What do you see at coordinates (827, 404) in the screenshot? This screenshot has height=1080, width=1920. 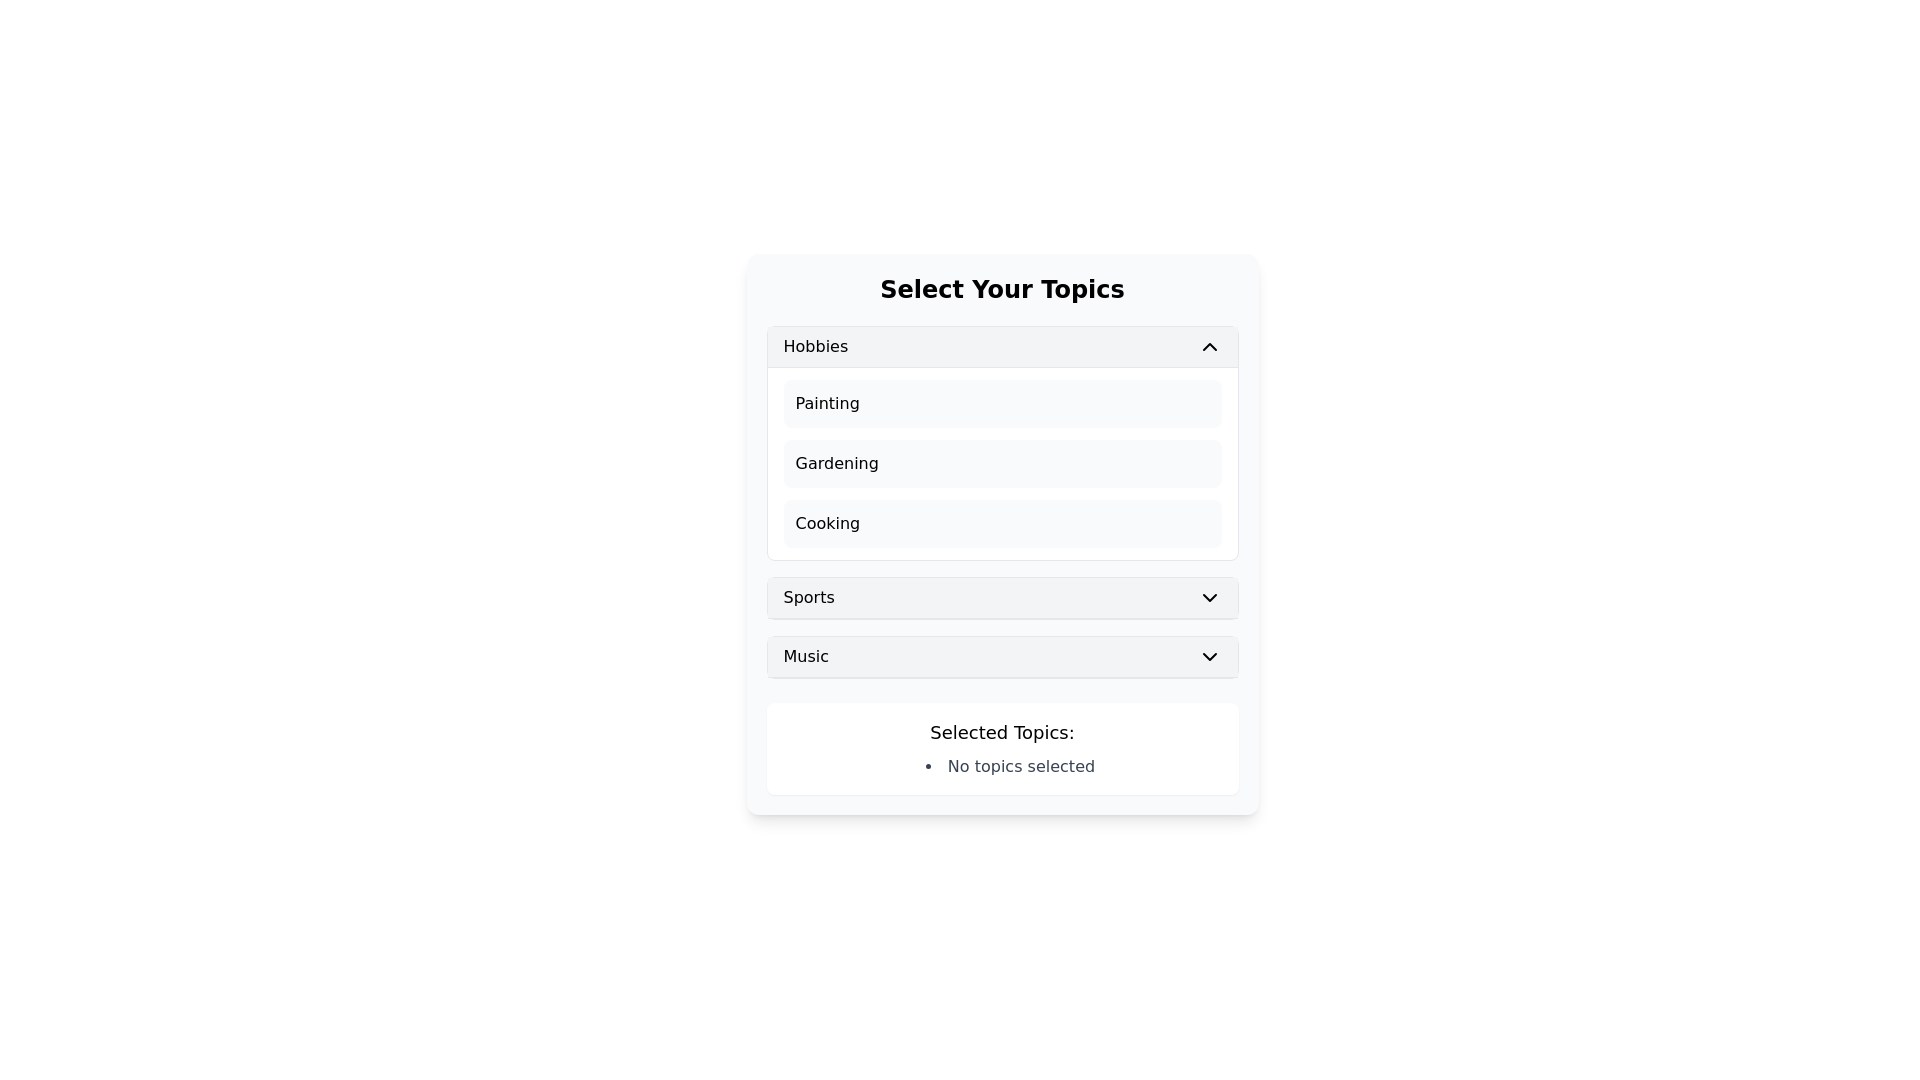 I see `the text label displaying 'Painting' in black font within the 'Hobbies' section under 'Select Your Topics'` at bounding box center [827, 404].